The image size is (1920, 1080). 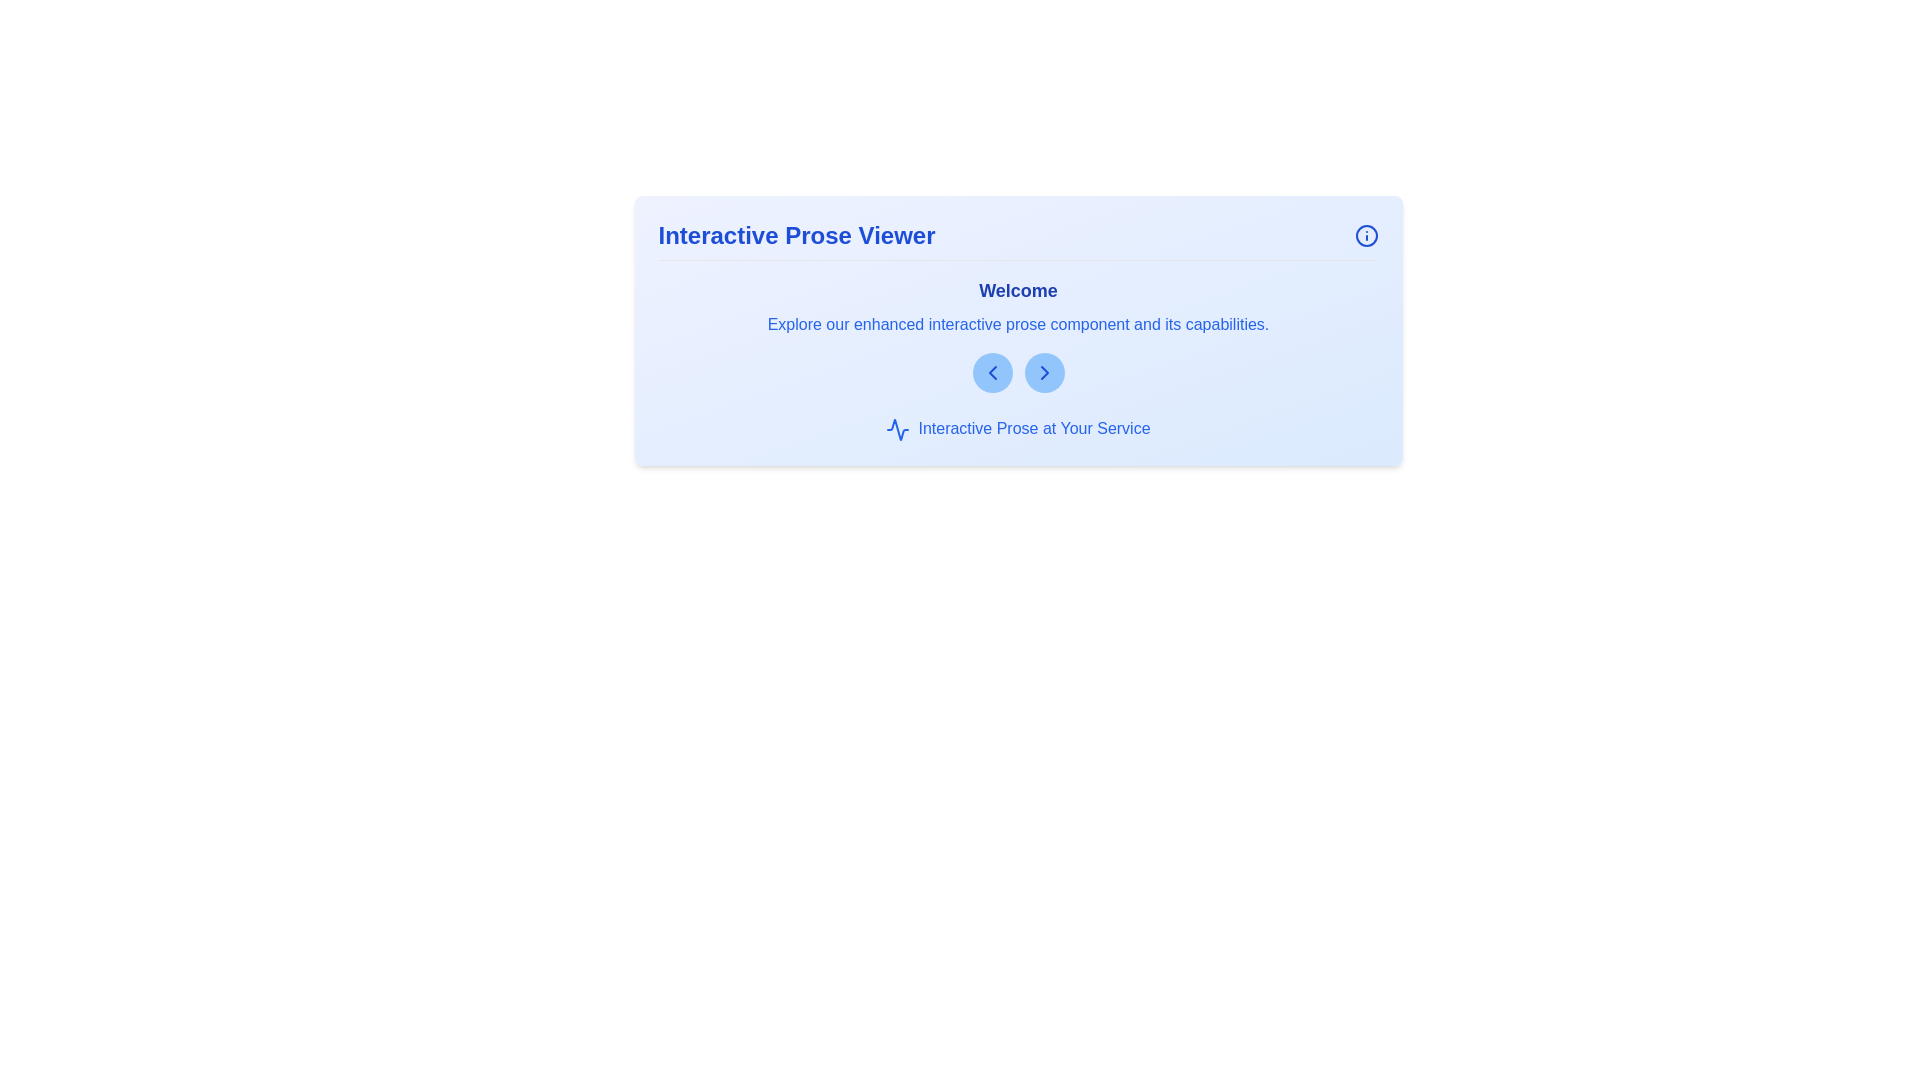 What do you see at coordinates (1365, 234) in the screenshot?
I see `the information icon located on the far right of the 'Interactive Prose Viewer' title bar` at bounding box center [1365, 234].